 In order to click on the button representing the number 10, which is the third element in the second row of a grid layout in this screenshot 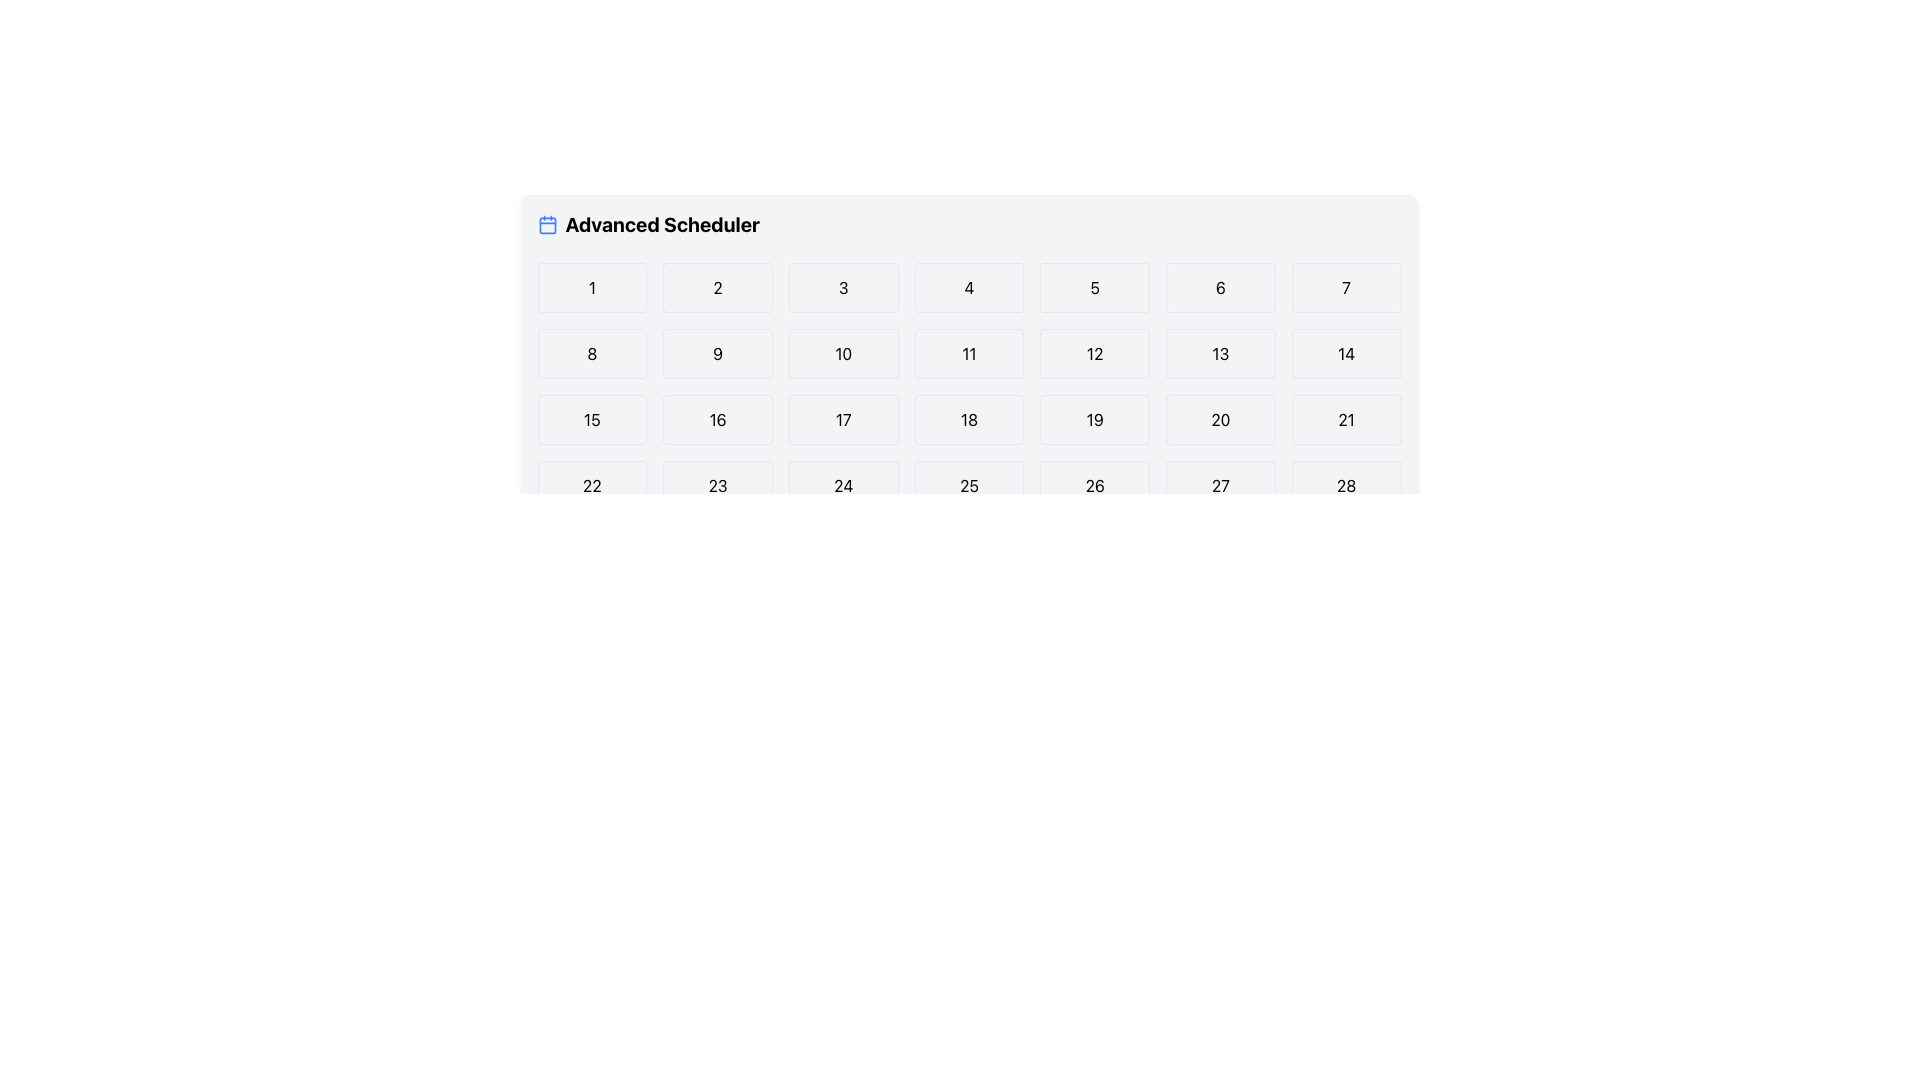, I will do `click(843, 353)`.